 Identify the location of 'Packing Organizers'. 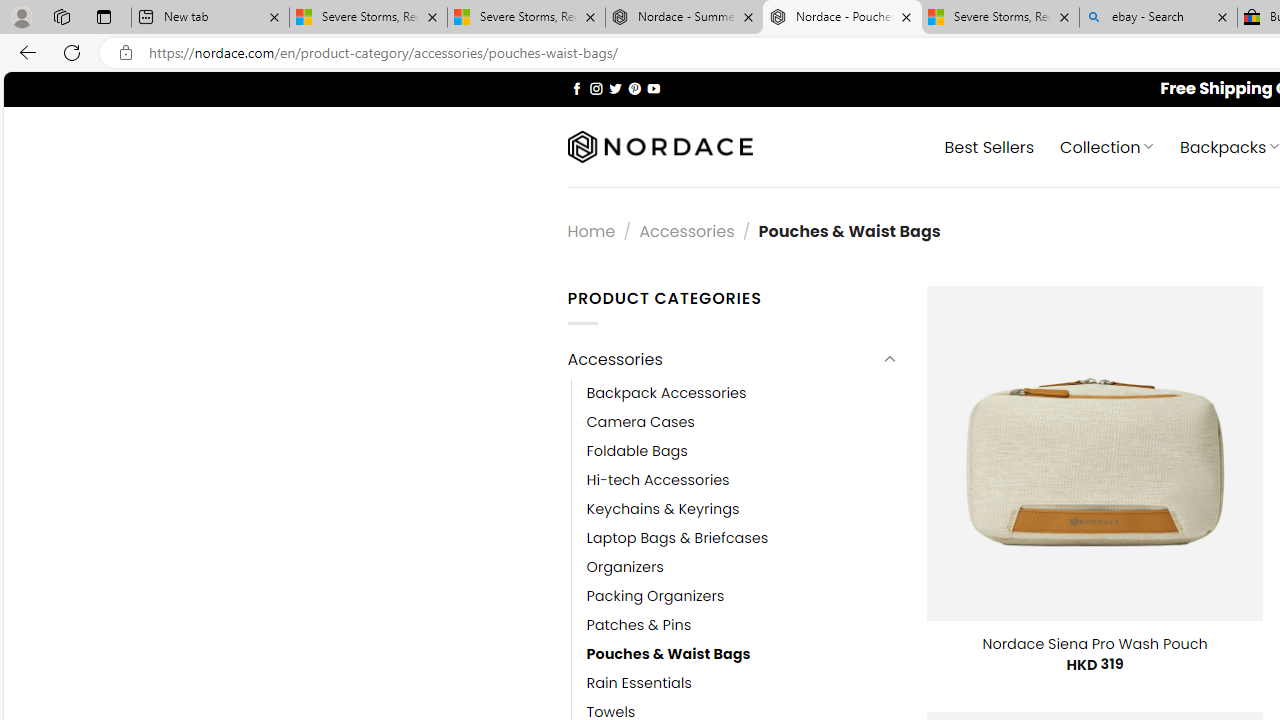
(655, 595).